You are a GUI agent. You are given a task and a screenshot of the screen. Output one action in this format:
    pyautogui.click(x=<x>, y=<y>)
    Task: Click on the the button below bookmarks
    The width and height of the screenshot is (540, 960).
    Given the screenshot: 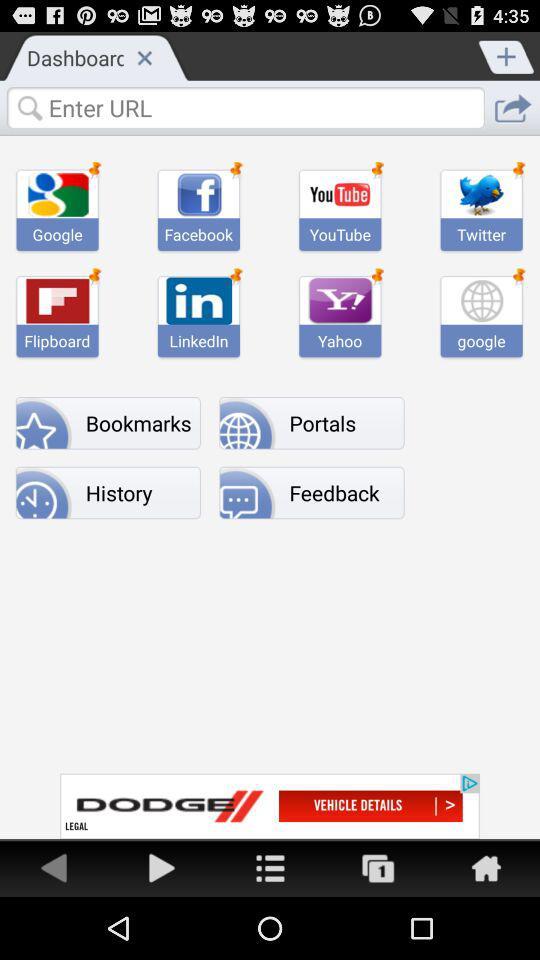 What is the action you would take?
    pyautogui.click(x=108, y=491)
    